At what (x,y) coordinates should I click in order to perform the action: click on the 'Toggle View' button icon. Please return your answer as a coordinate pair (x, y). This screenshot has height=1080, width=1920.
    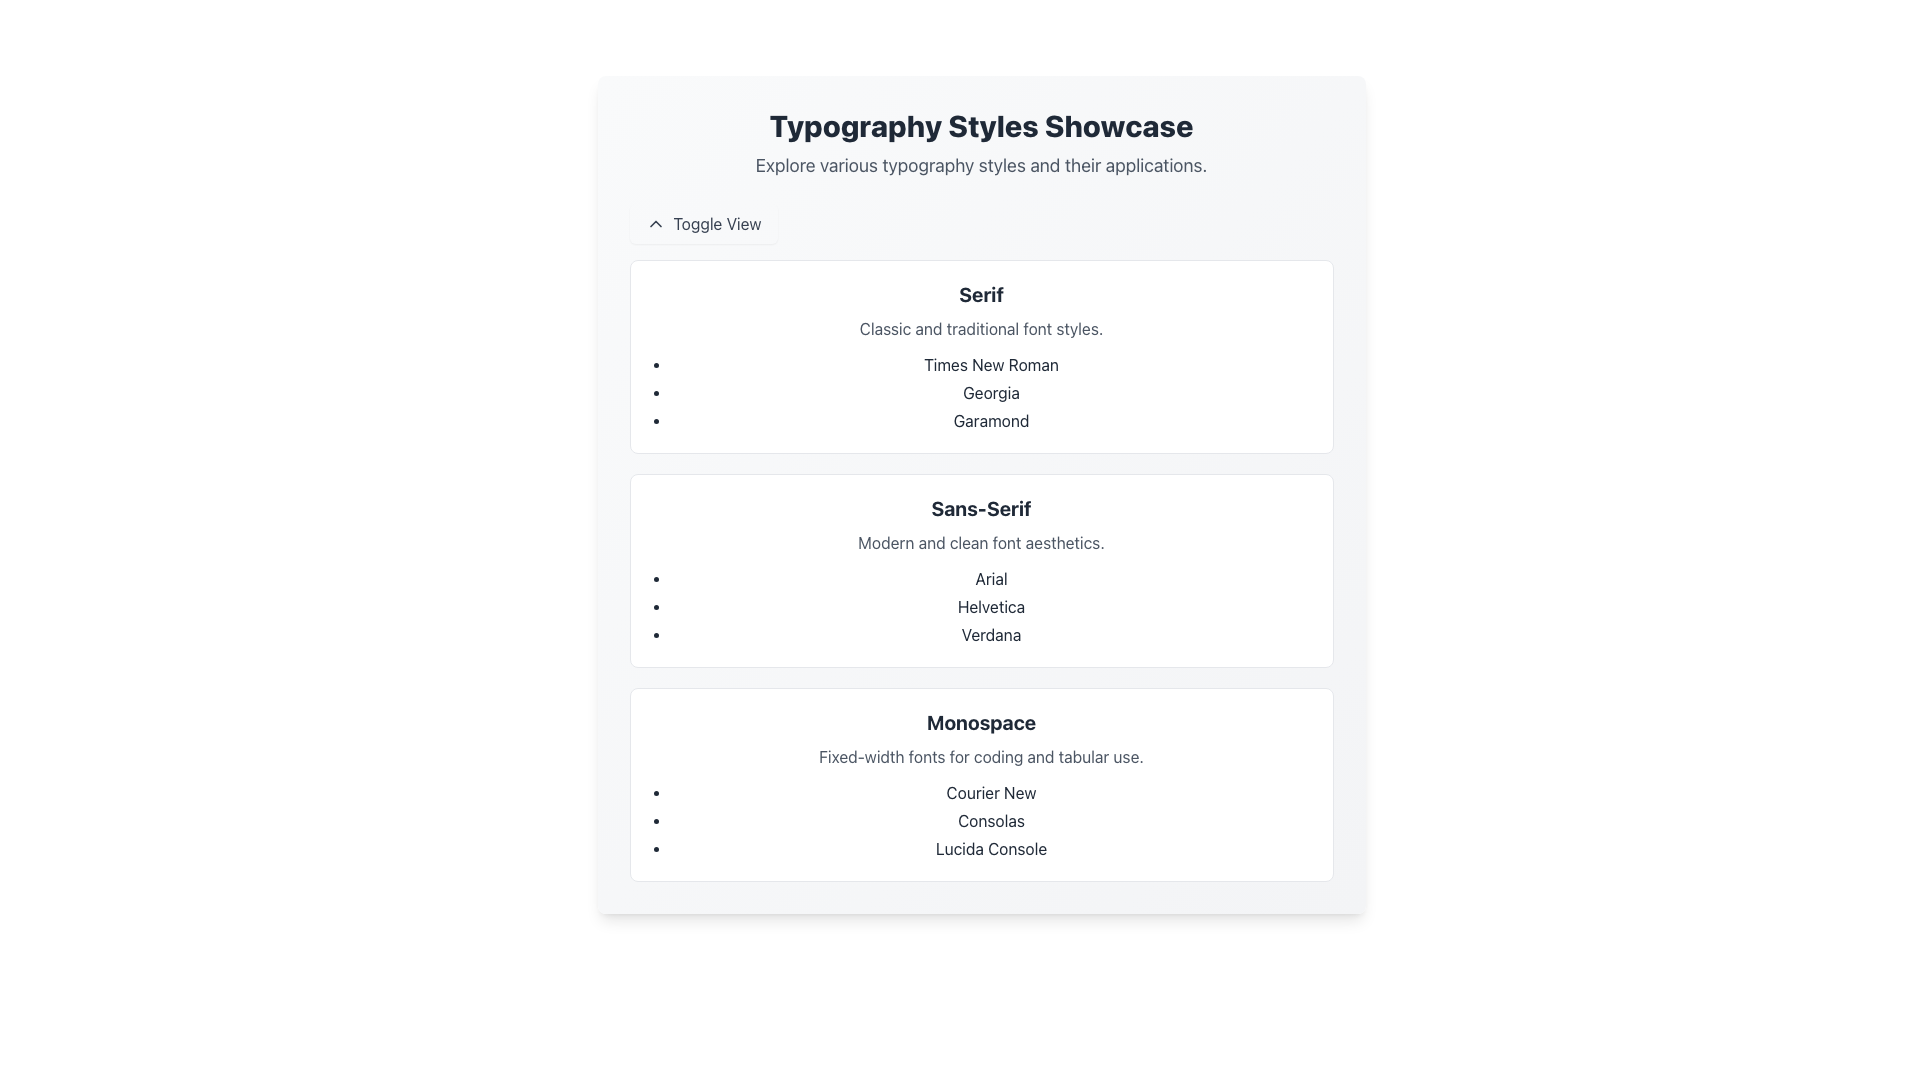
    Looking at the image, I should click on (655, 223).